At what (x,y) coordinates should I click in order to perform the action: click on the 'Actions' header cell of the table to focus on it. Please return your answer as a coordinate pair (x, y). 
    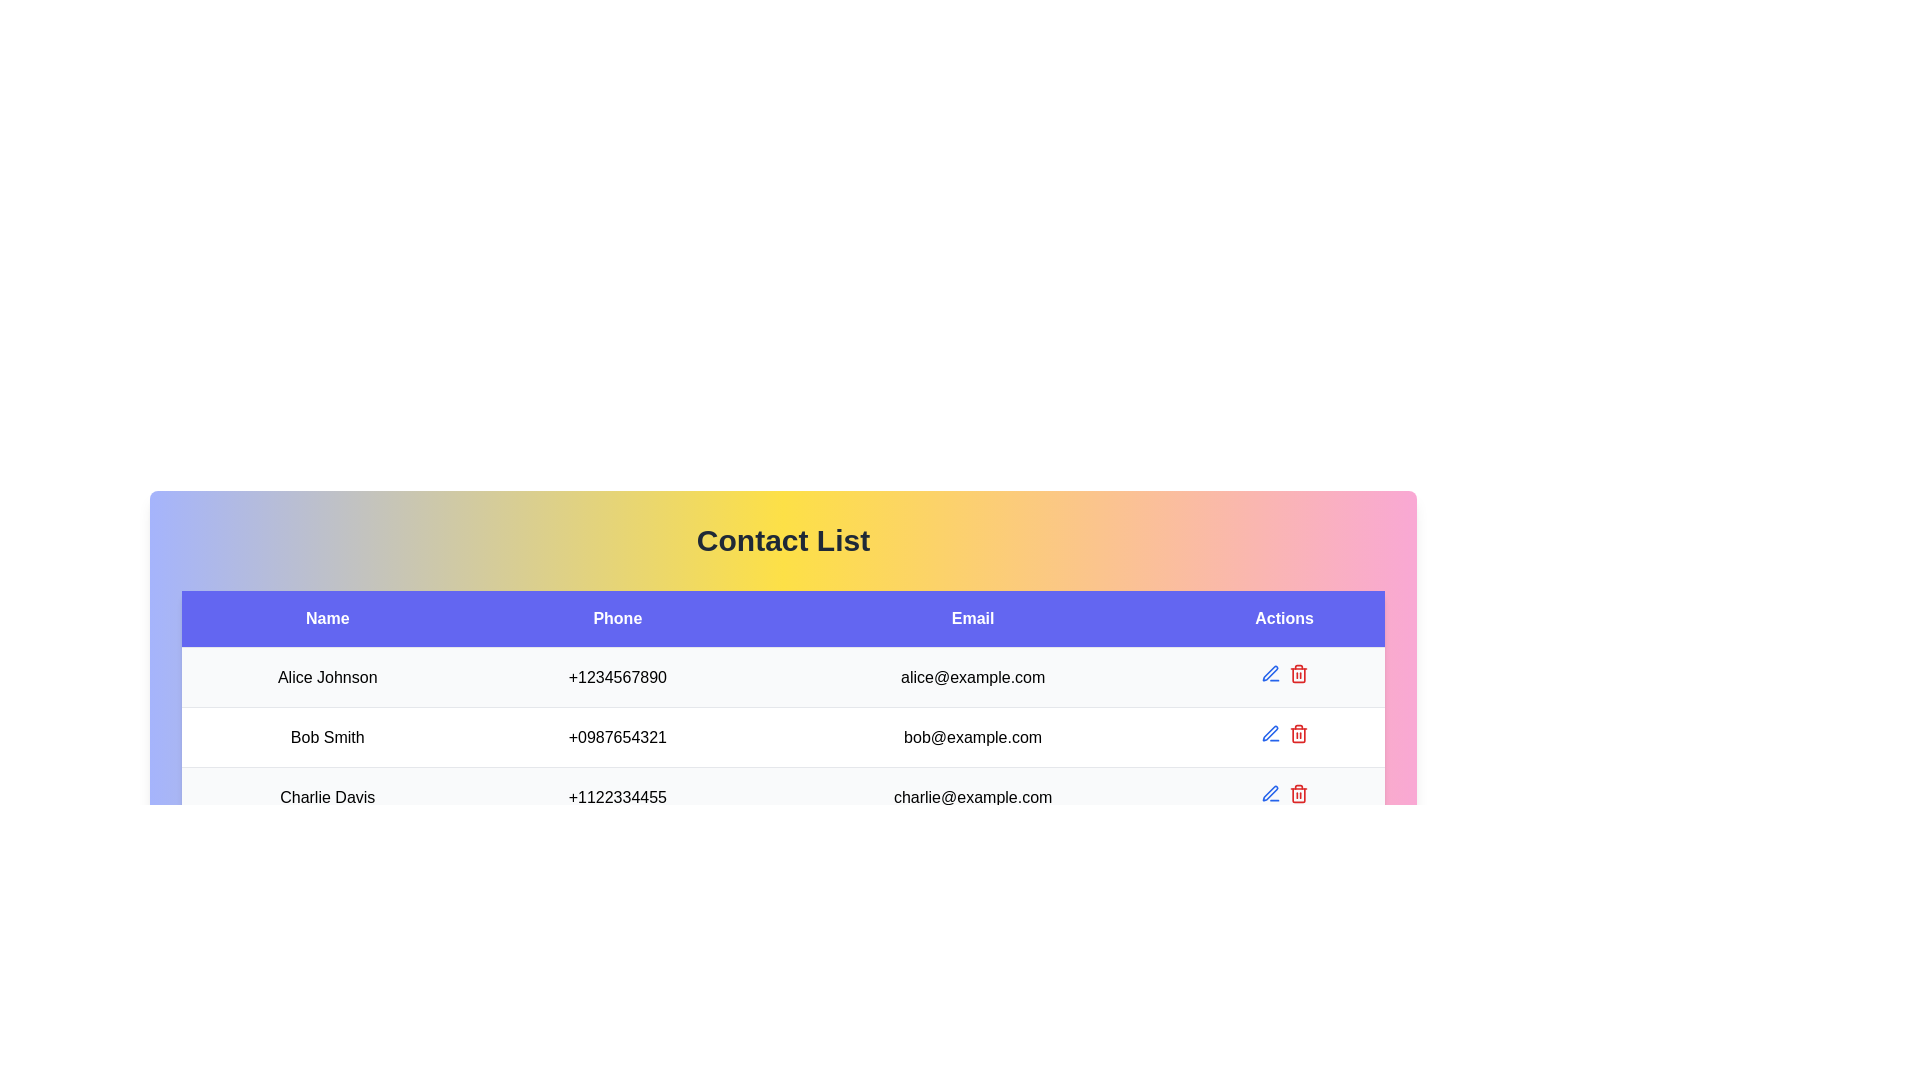
    Looking at the image, I should click on (1283, 617).